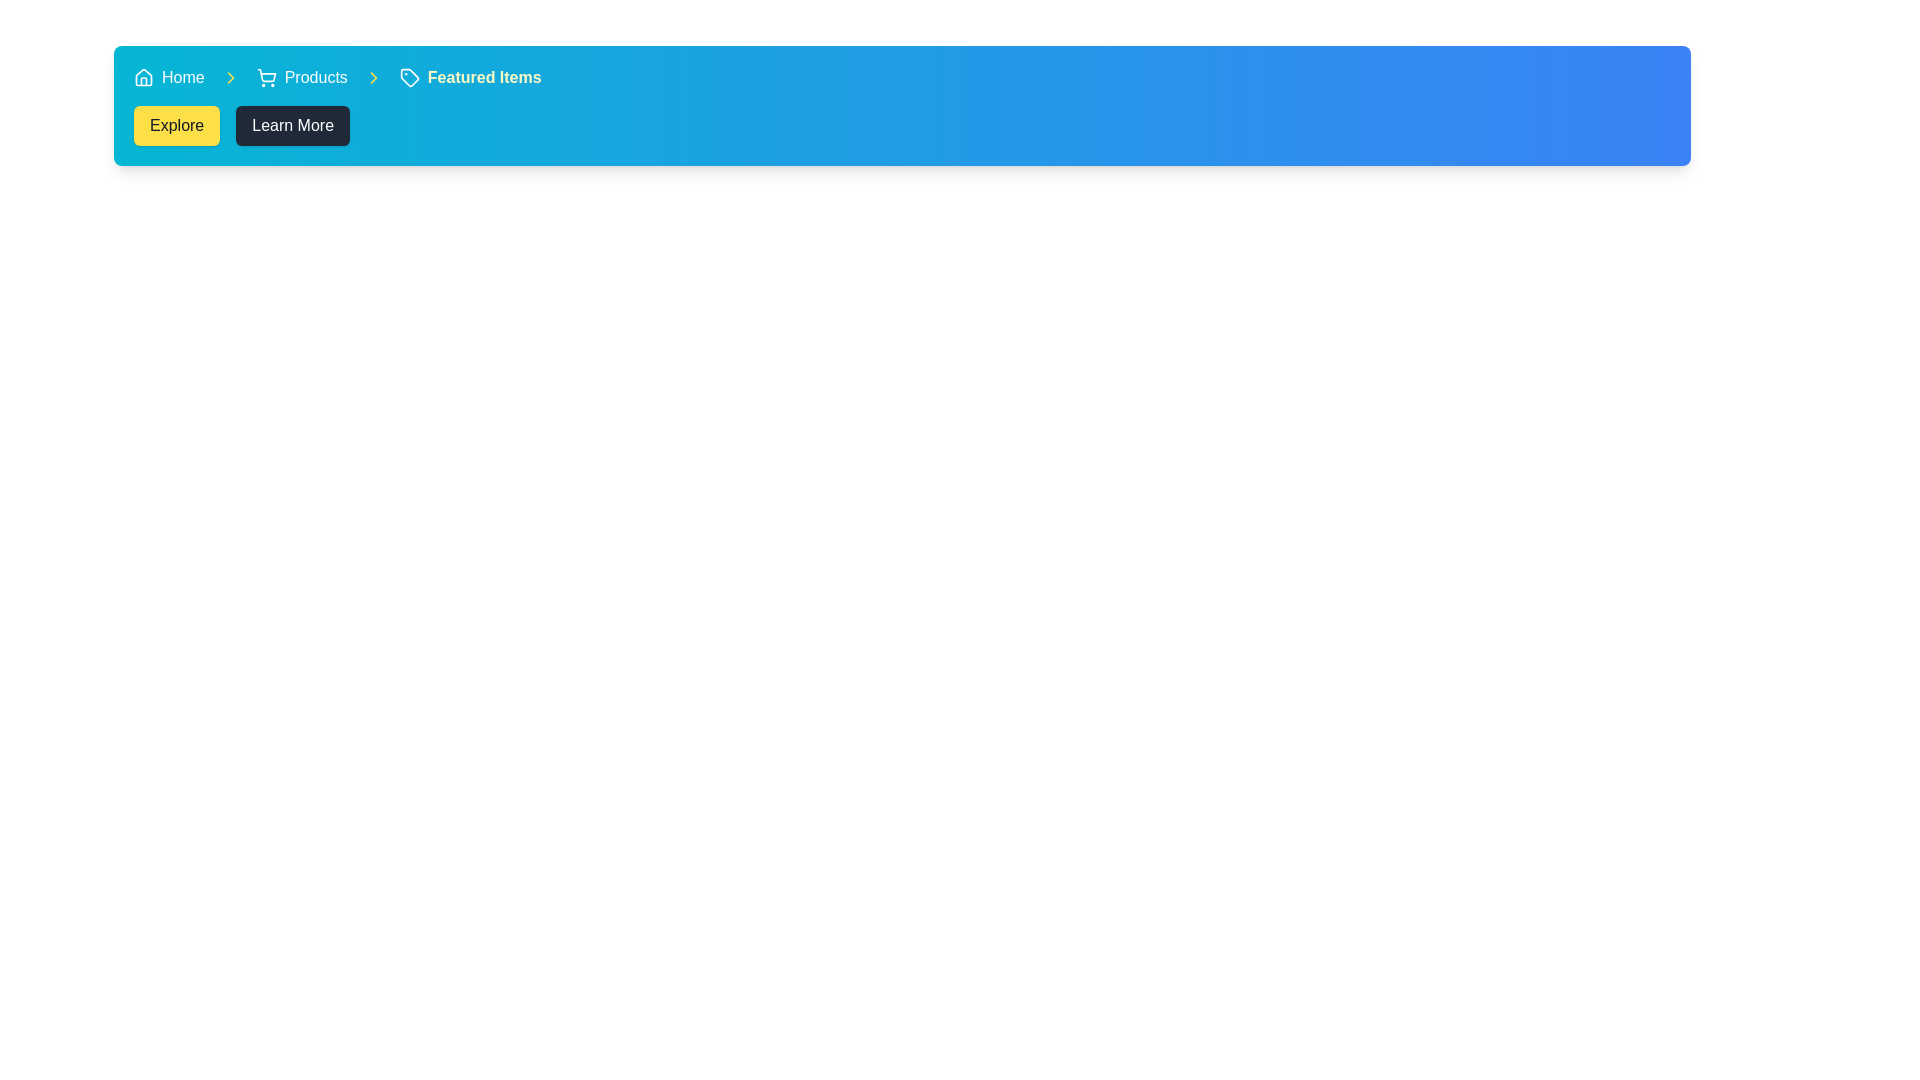 The width and height of the screenshot is (1920, 1080). What do you see at coordinates (169, 76) in the screenshot?
I see `the 'Home' link in the navigation bar, which features a house-shaped icon and white text that changes to yellow on hover` at bounding box center [169, 76].